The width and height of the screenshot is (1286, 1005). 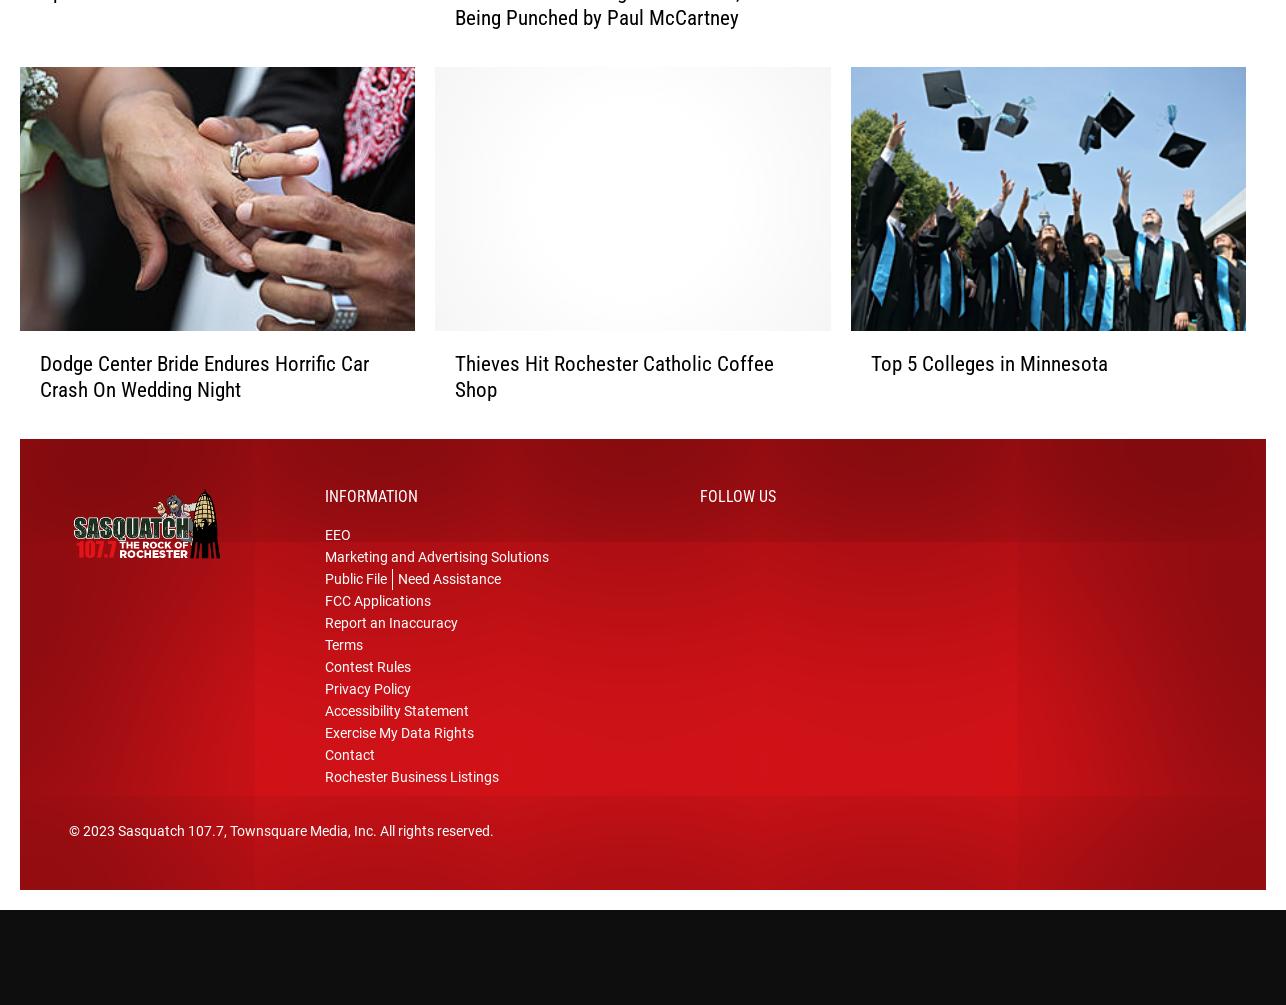 What do you see at coordinates (367, 696) in the screenshot?
I see `'Privacy Policy'` at bounding box center [367, 696].